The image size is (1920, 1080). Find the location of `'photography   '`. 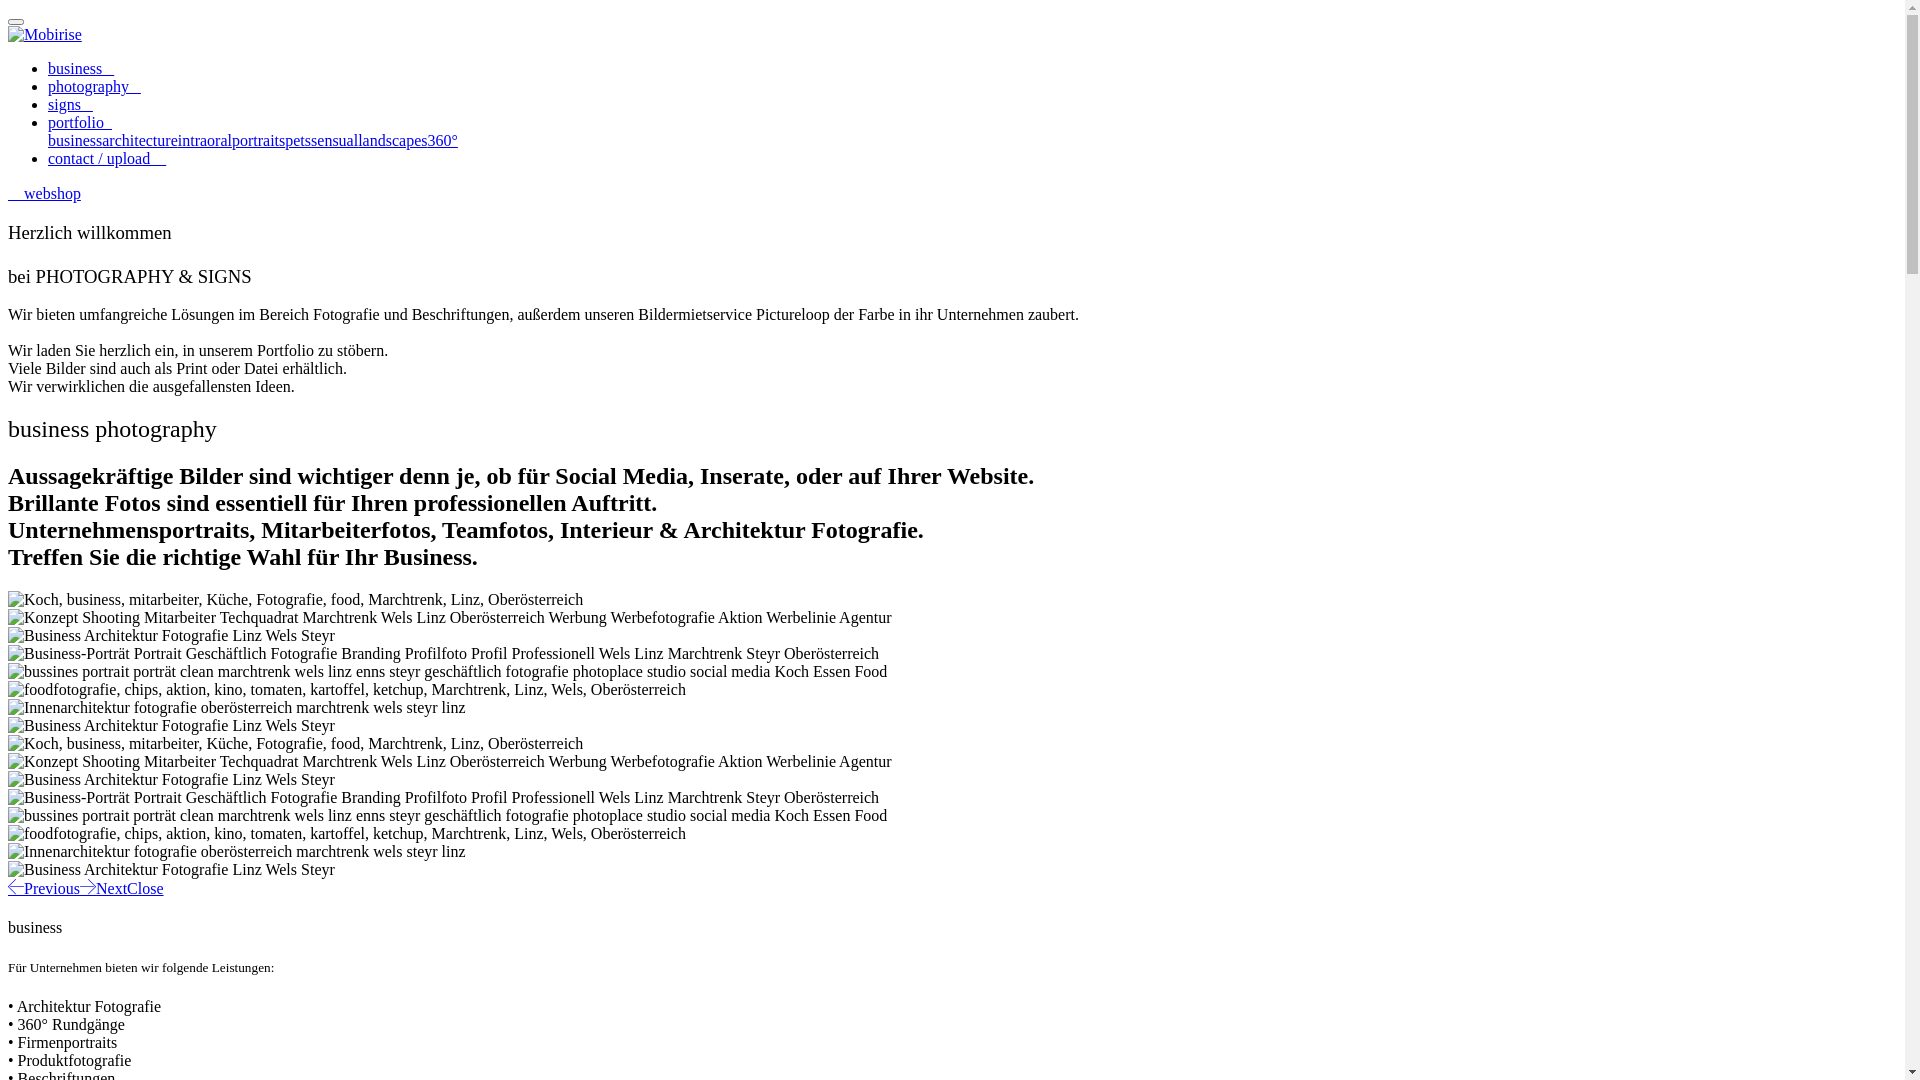

'photography   ' is located at coordinates (93, 85).